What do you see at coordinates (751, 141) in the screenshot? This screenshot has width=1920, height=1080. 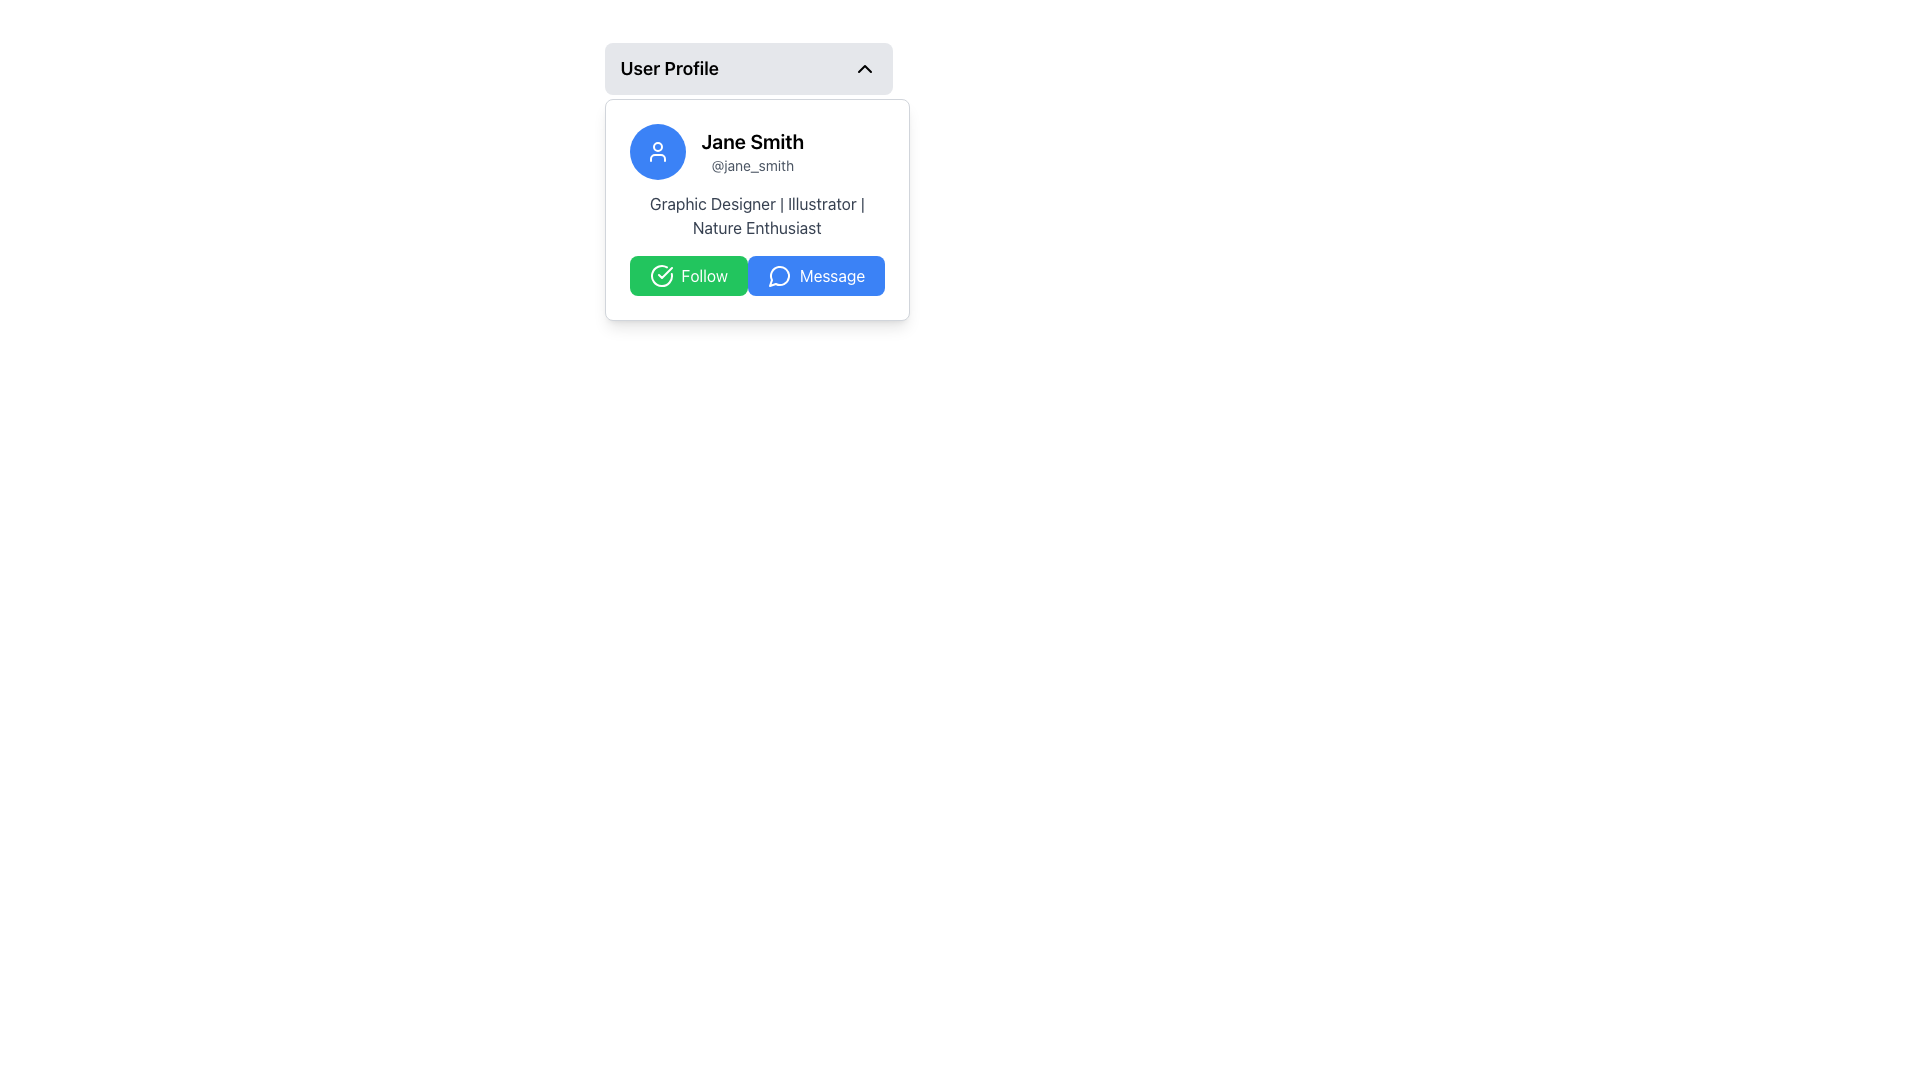 I see `name 'Jane Smith' displayed prominently in bold at the top of the card layout, above the username '@jane_smith'` at bounding box center [751, 141].